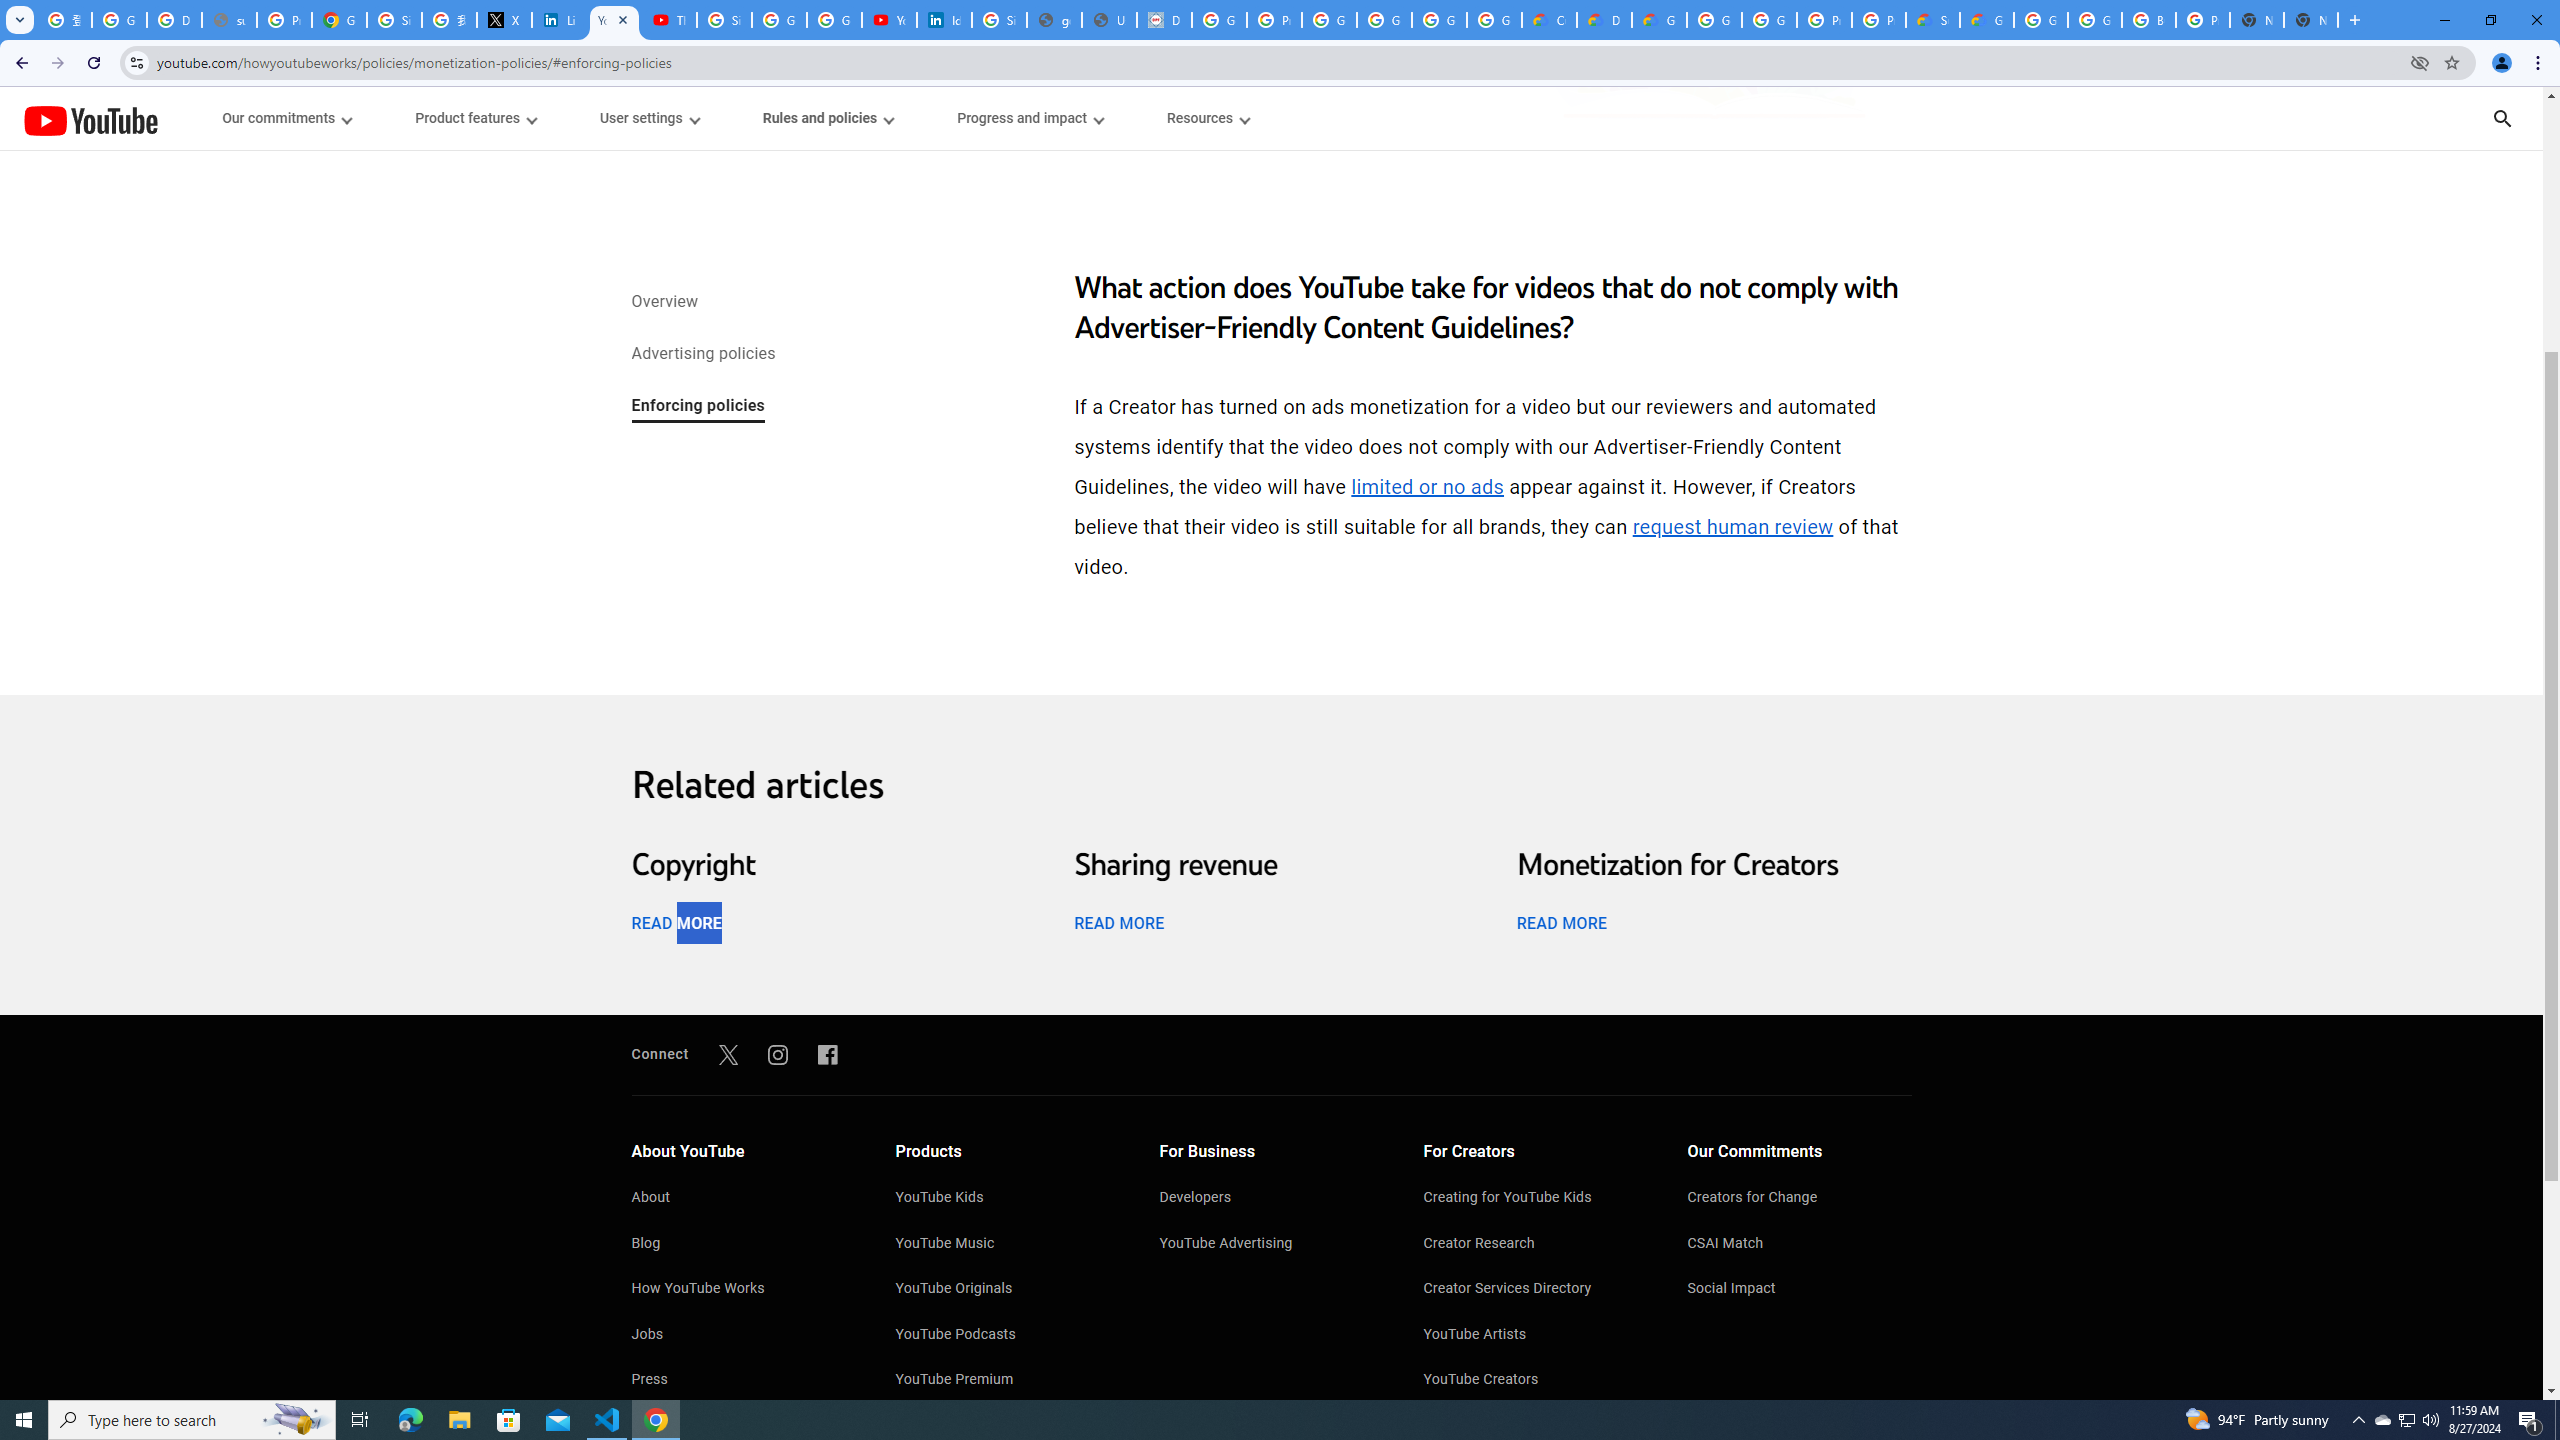 The width and height of the screenshot is (2560, 1440). What do you see at coordinates (1732, 526) in the screenshot?
I see `'request human review'` at bounding box center [1732, 526].